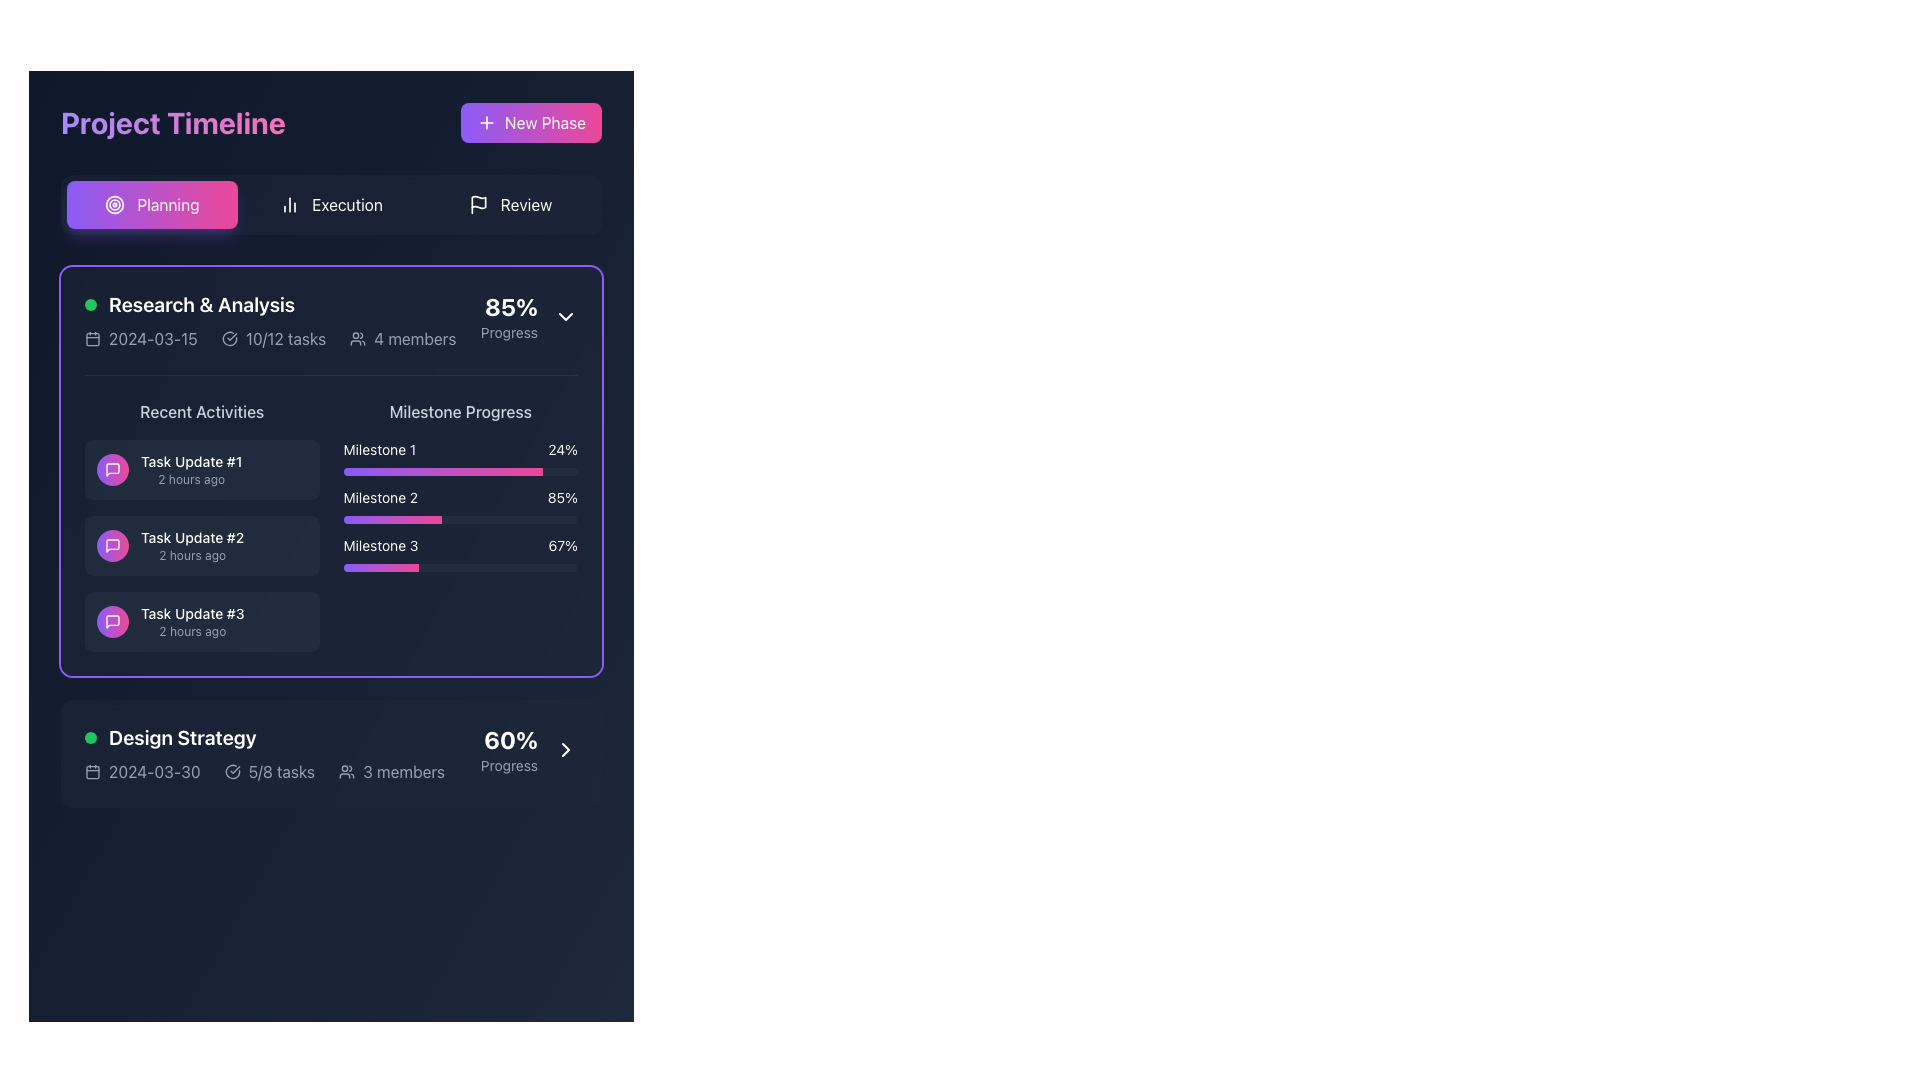 This screenshot has width=1920, height=1080. What do you see at coordinates (202, 304) in the screenshot?
I see `the 'Research & Analysis' text label, which is displayed in bold white font on a dark background, located next to a green circular indicator in the 'Recent Activities' section` at bounding box center [202, 304].